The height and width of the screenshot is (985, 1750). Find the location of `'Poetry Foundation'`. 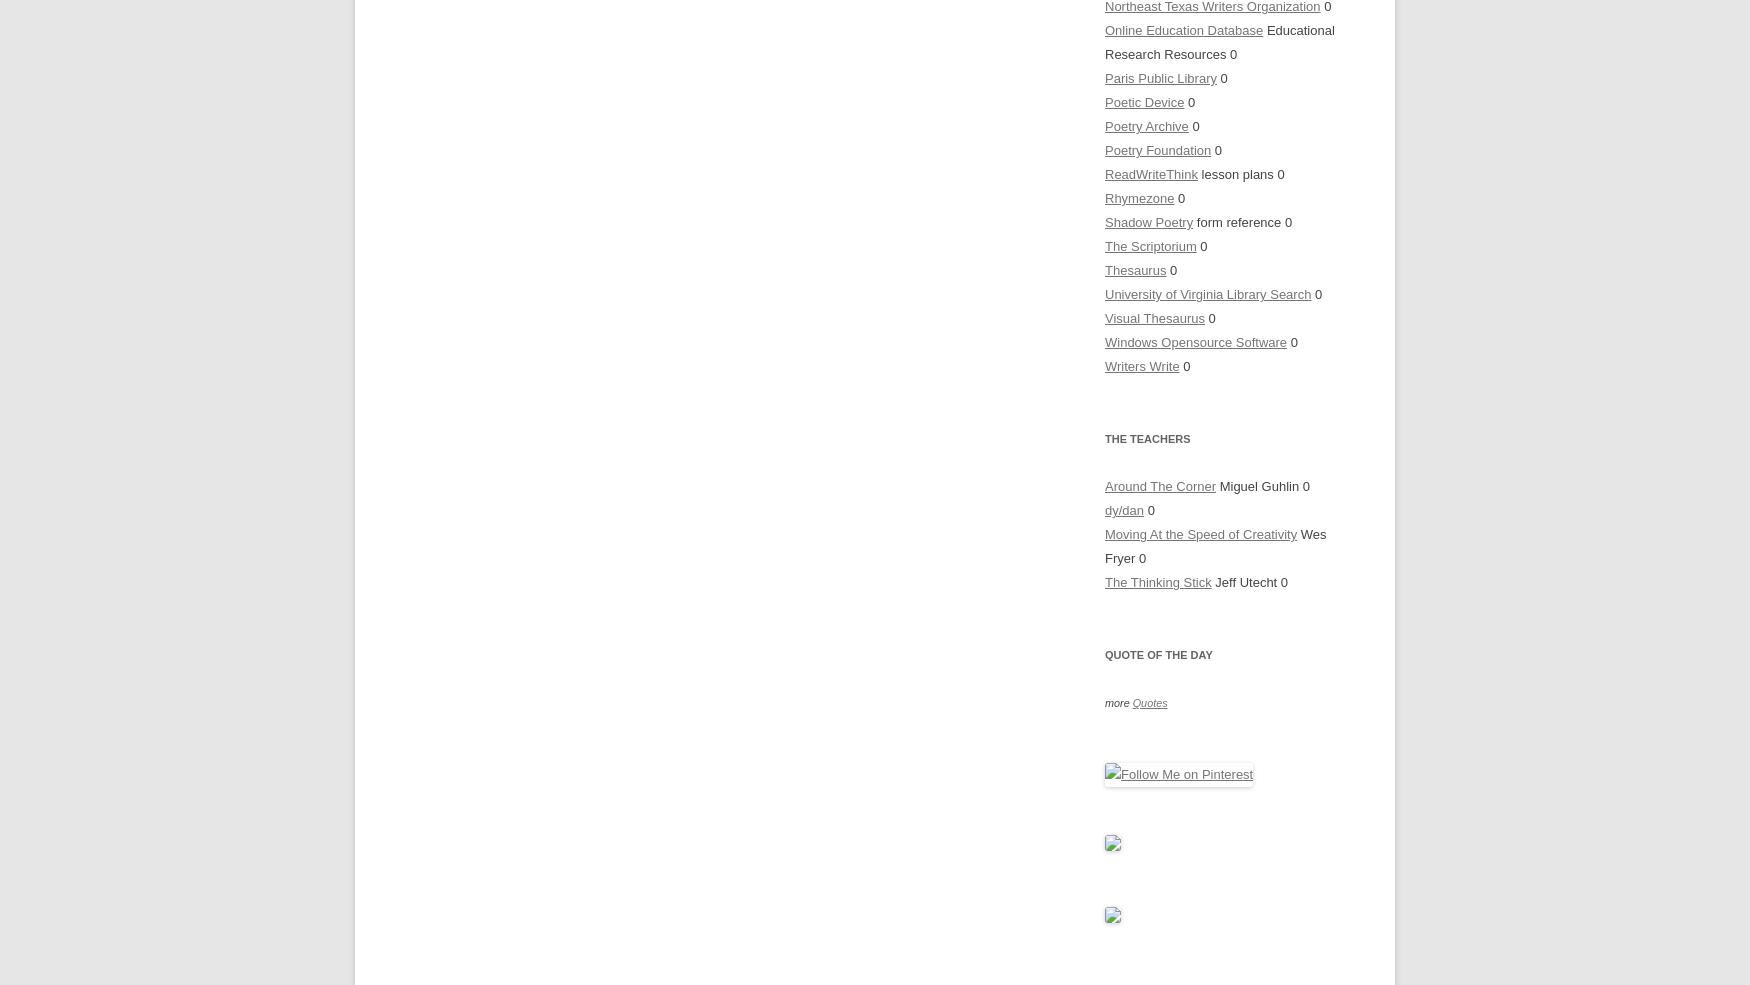

'Poetry Foundation' is located at coordinates (1156, 150).